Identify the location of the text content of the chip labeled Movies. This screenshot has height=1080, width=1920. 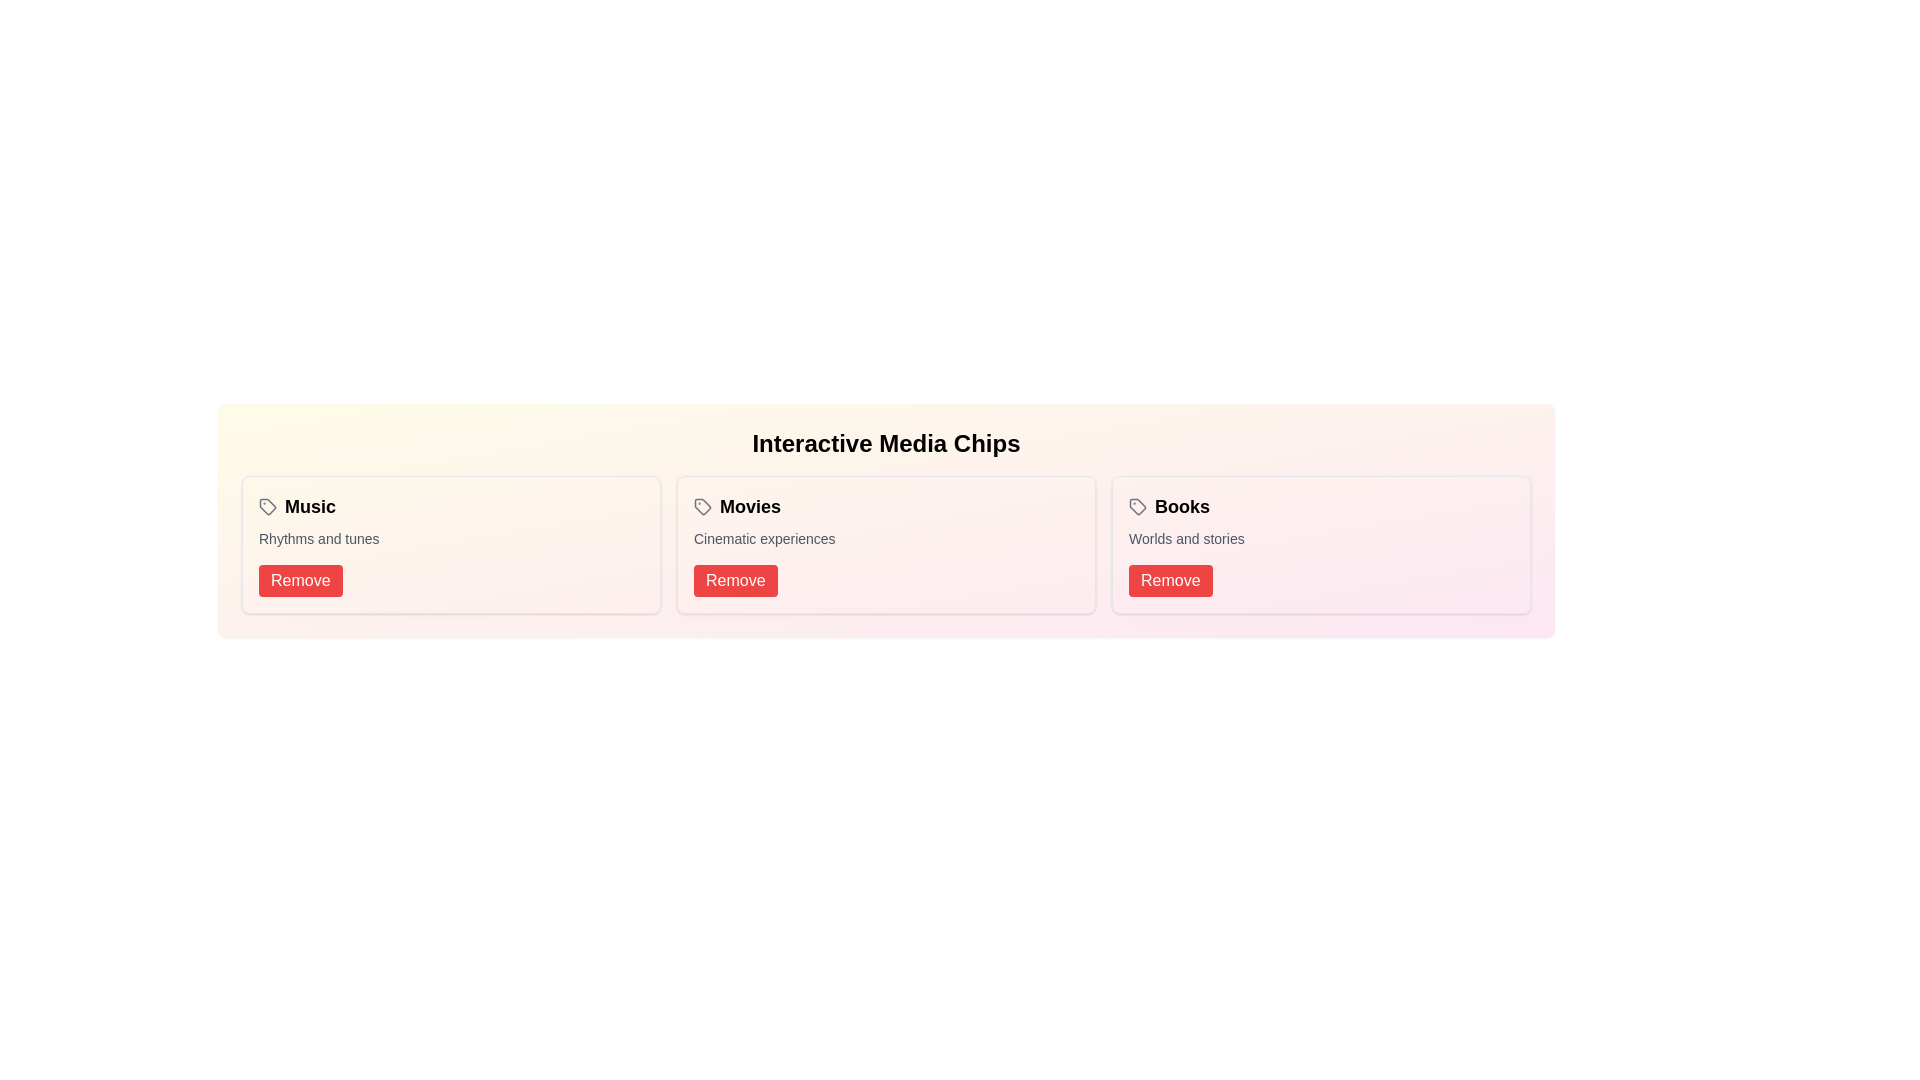
(736, 505).